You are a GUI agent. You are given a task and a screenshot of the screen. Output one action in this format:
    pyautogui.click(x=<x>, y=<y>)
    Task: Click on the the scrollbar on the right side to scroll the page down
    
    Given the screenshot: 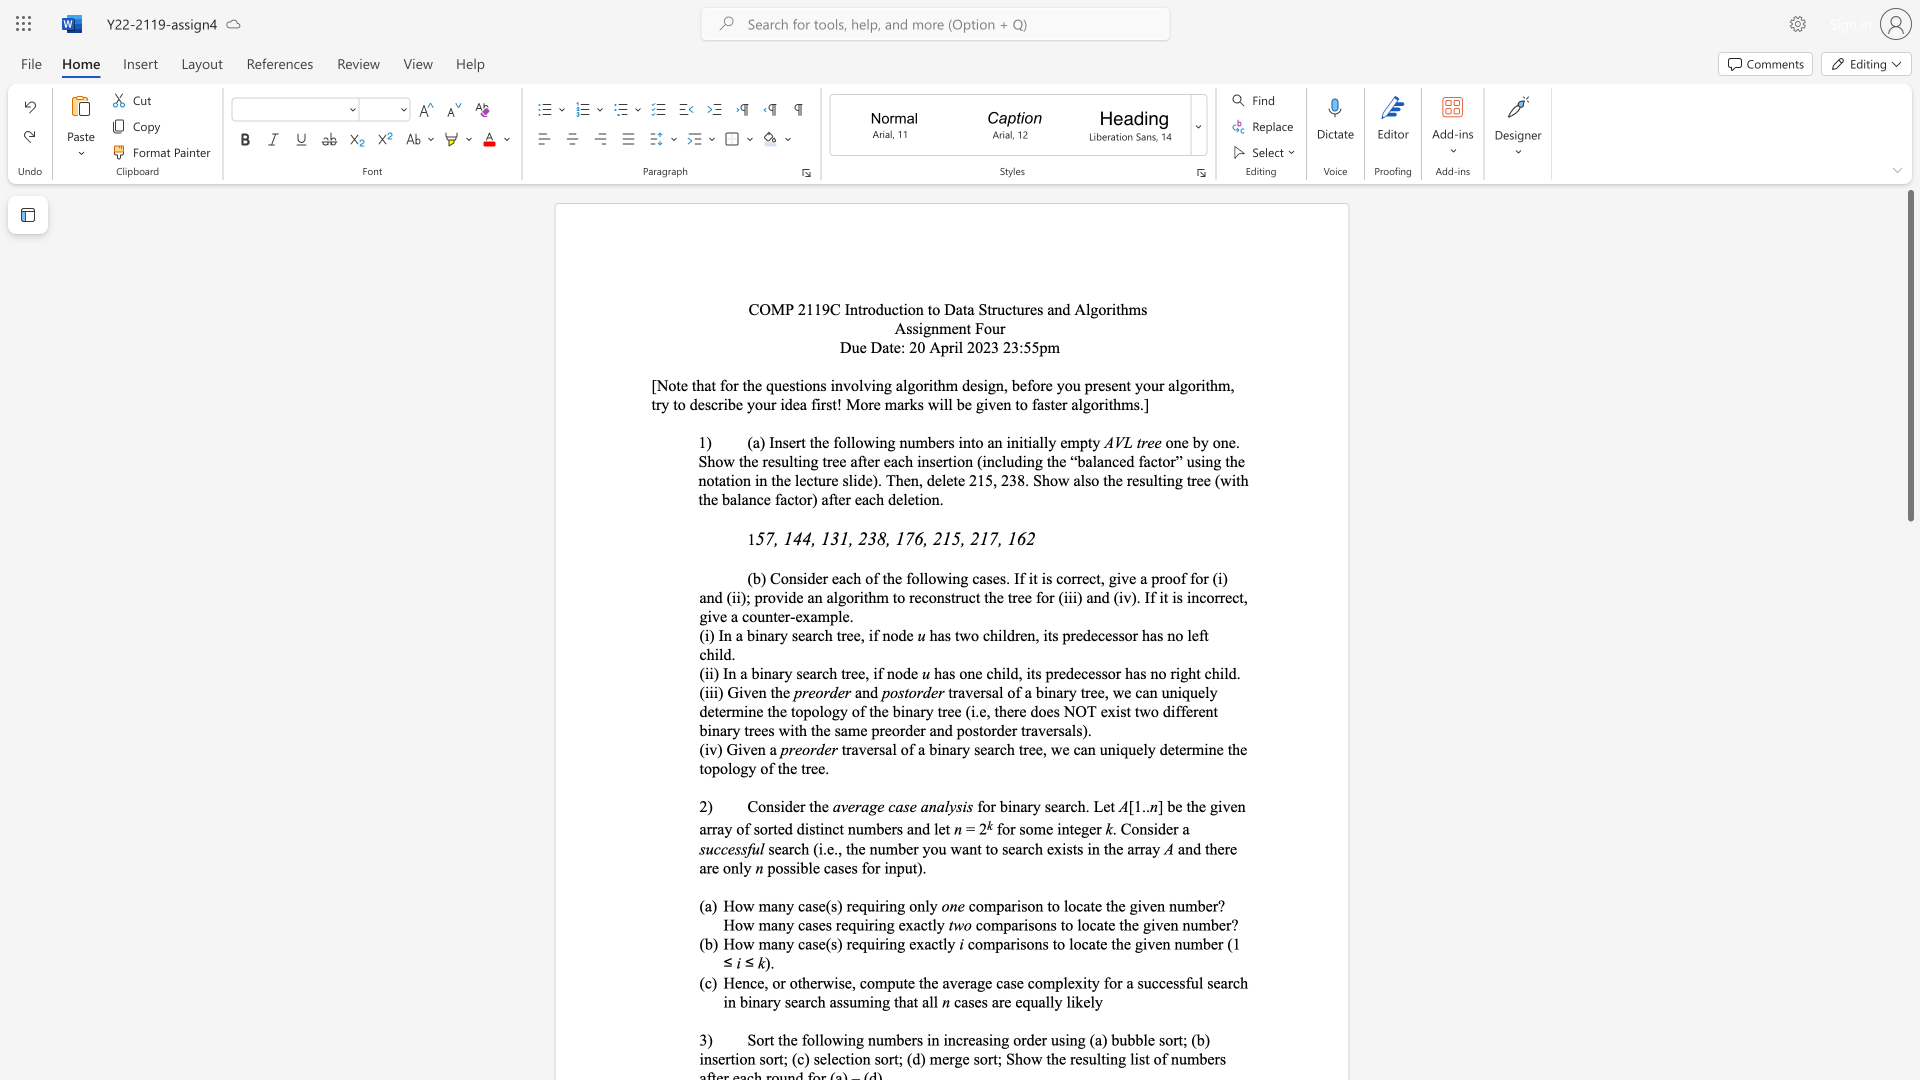 What is the action you would take?
    pyautogui.click(x=1909, y=849)
    